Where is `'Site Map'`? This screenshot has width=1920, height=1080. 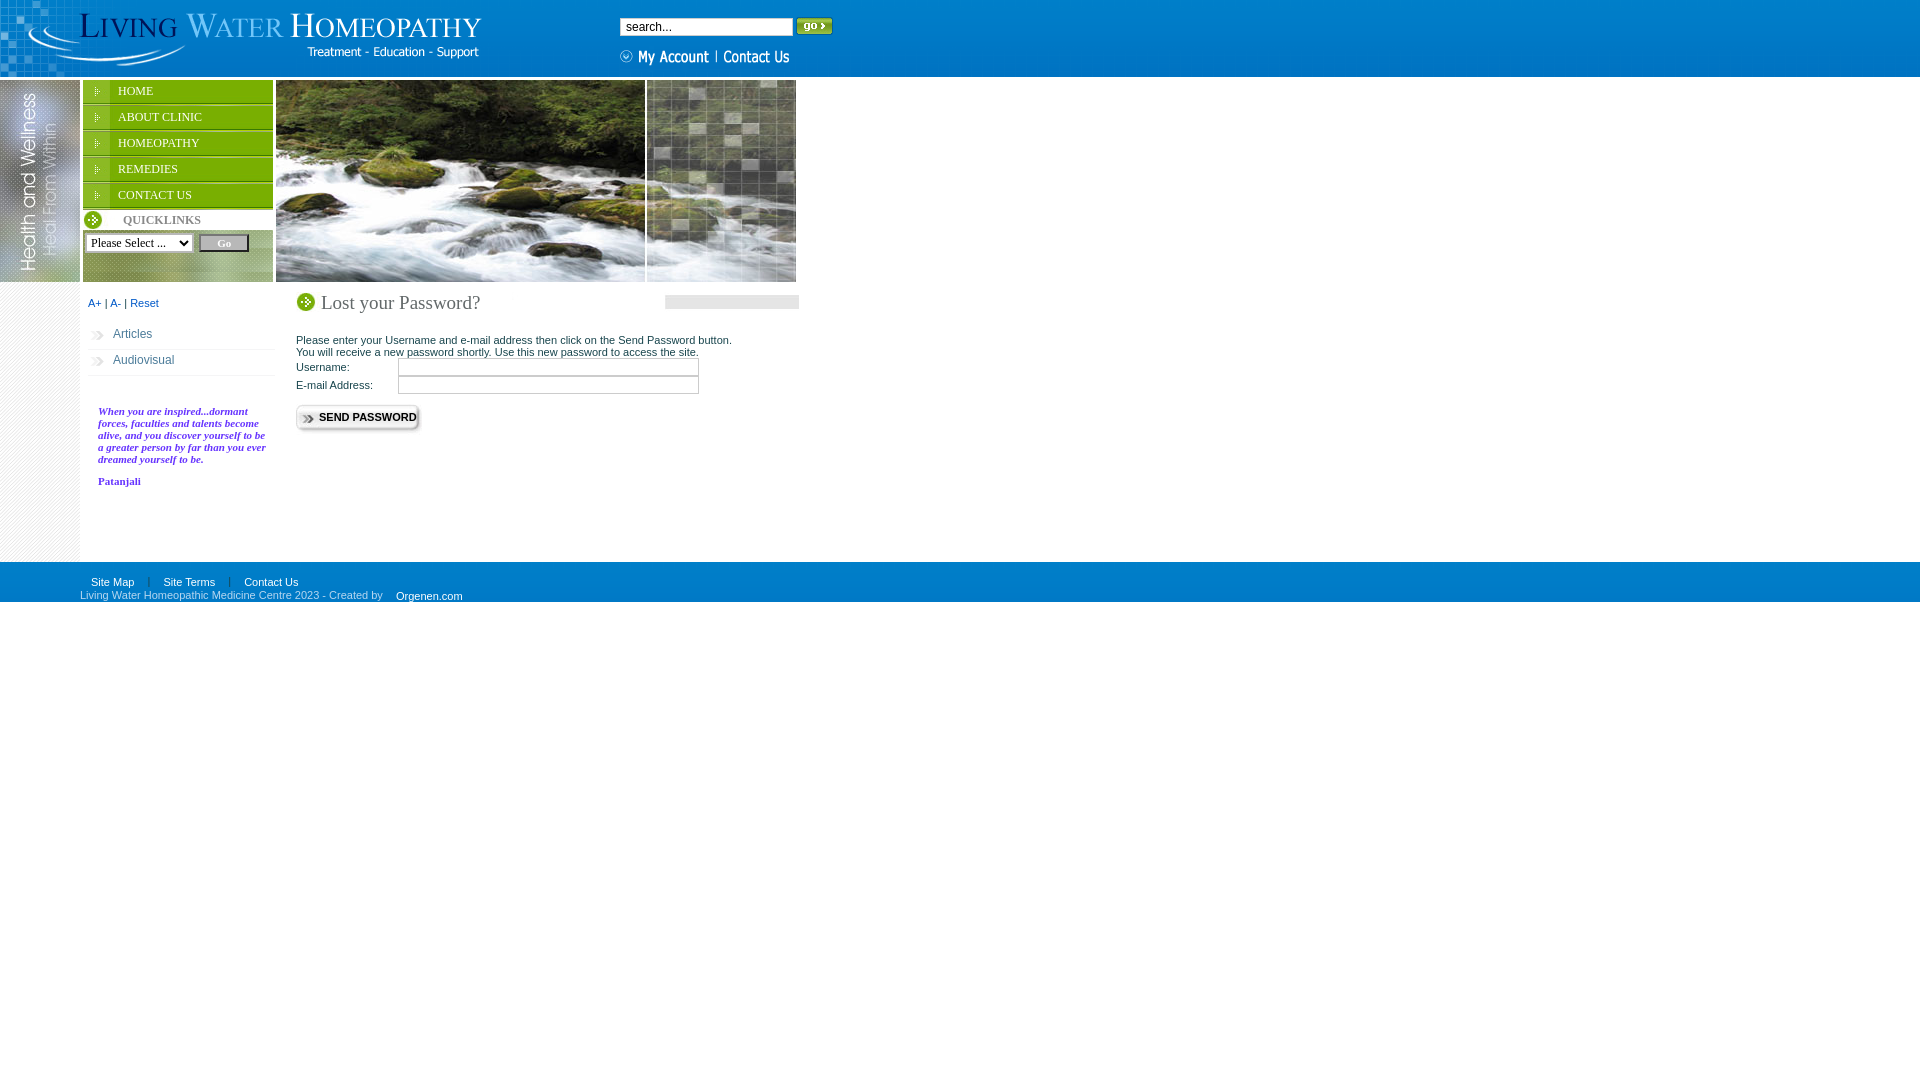 'Site Map' is located at coordinates (80, 582).